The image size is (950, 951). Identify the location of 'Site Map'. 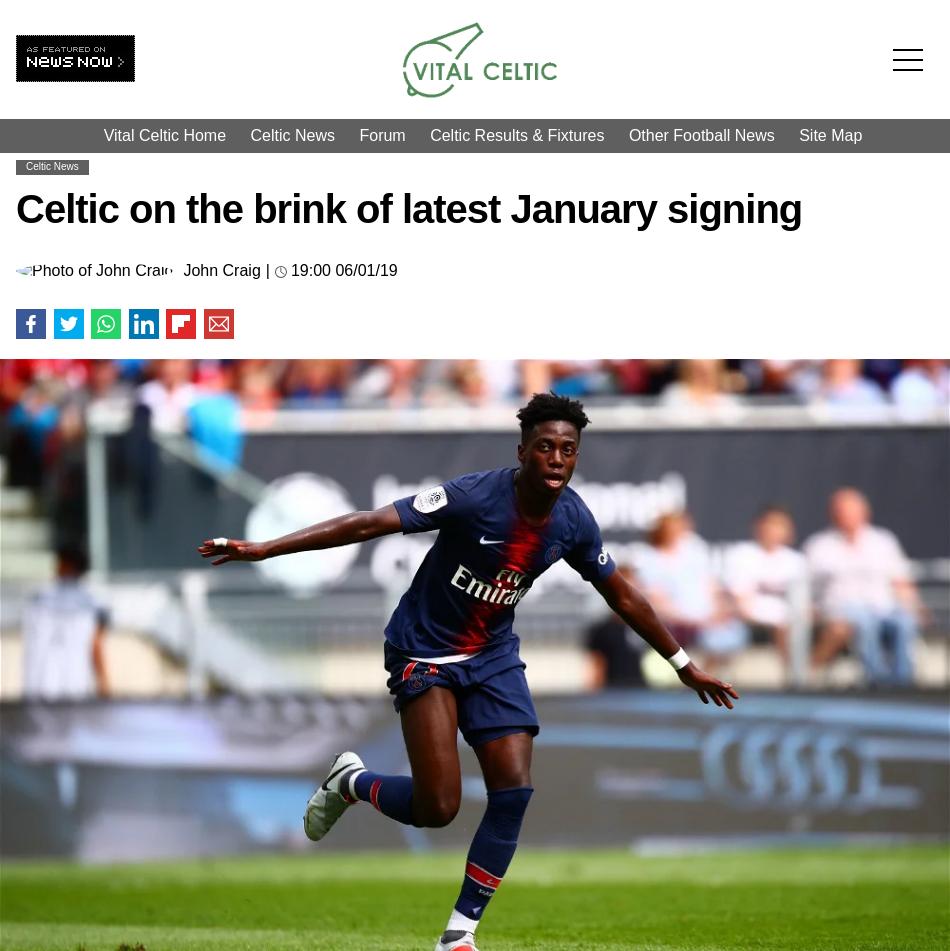
(829, 135).